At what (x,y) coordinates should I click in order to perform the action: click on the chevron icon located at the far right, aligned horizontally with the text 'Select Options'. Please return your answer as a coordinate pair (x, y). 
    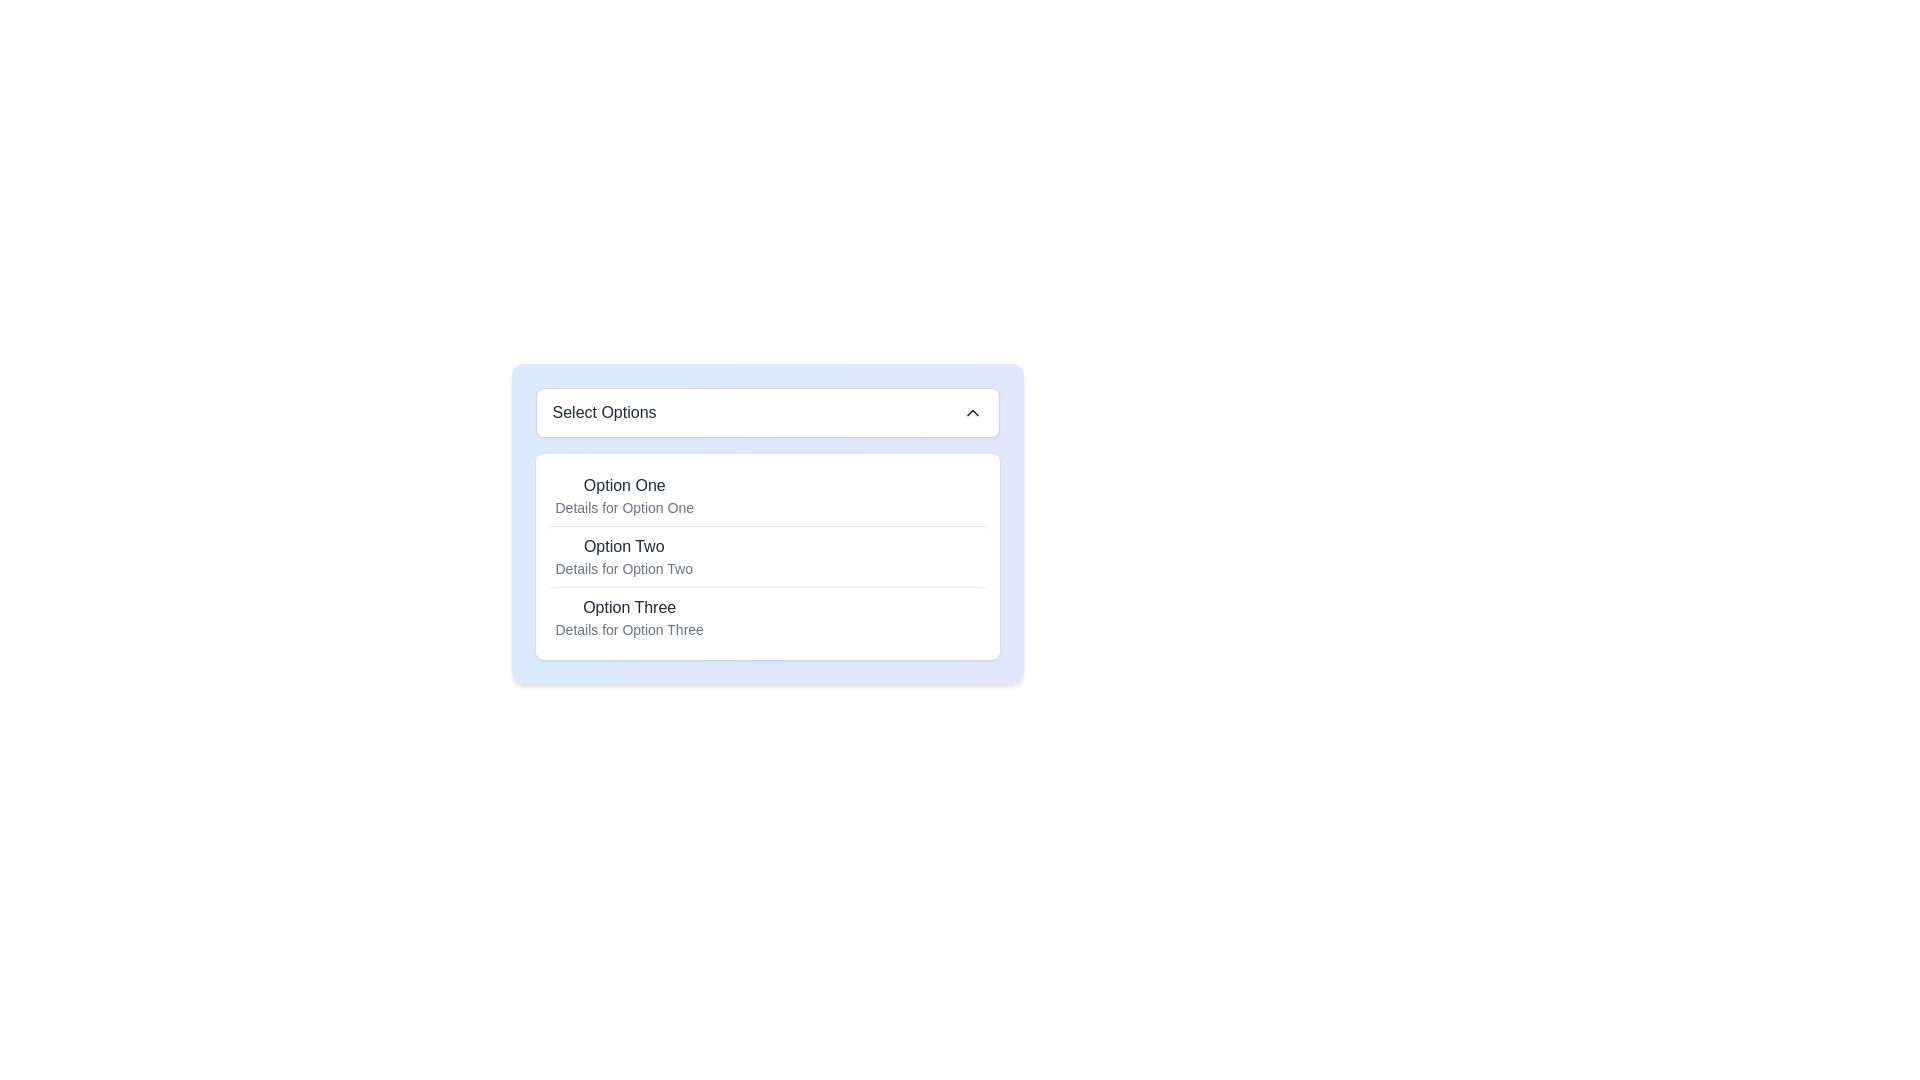
    Looking at the image, I should click on (972, 411).